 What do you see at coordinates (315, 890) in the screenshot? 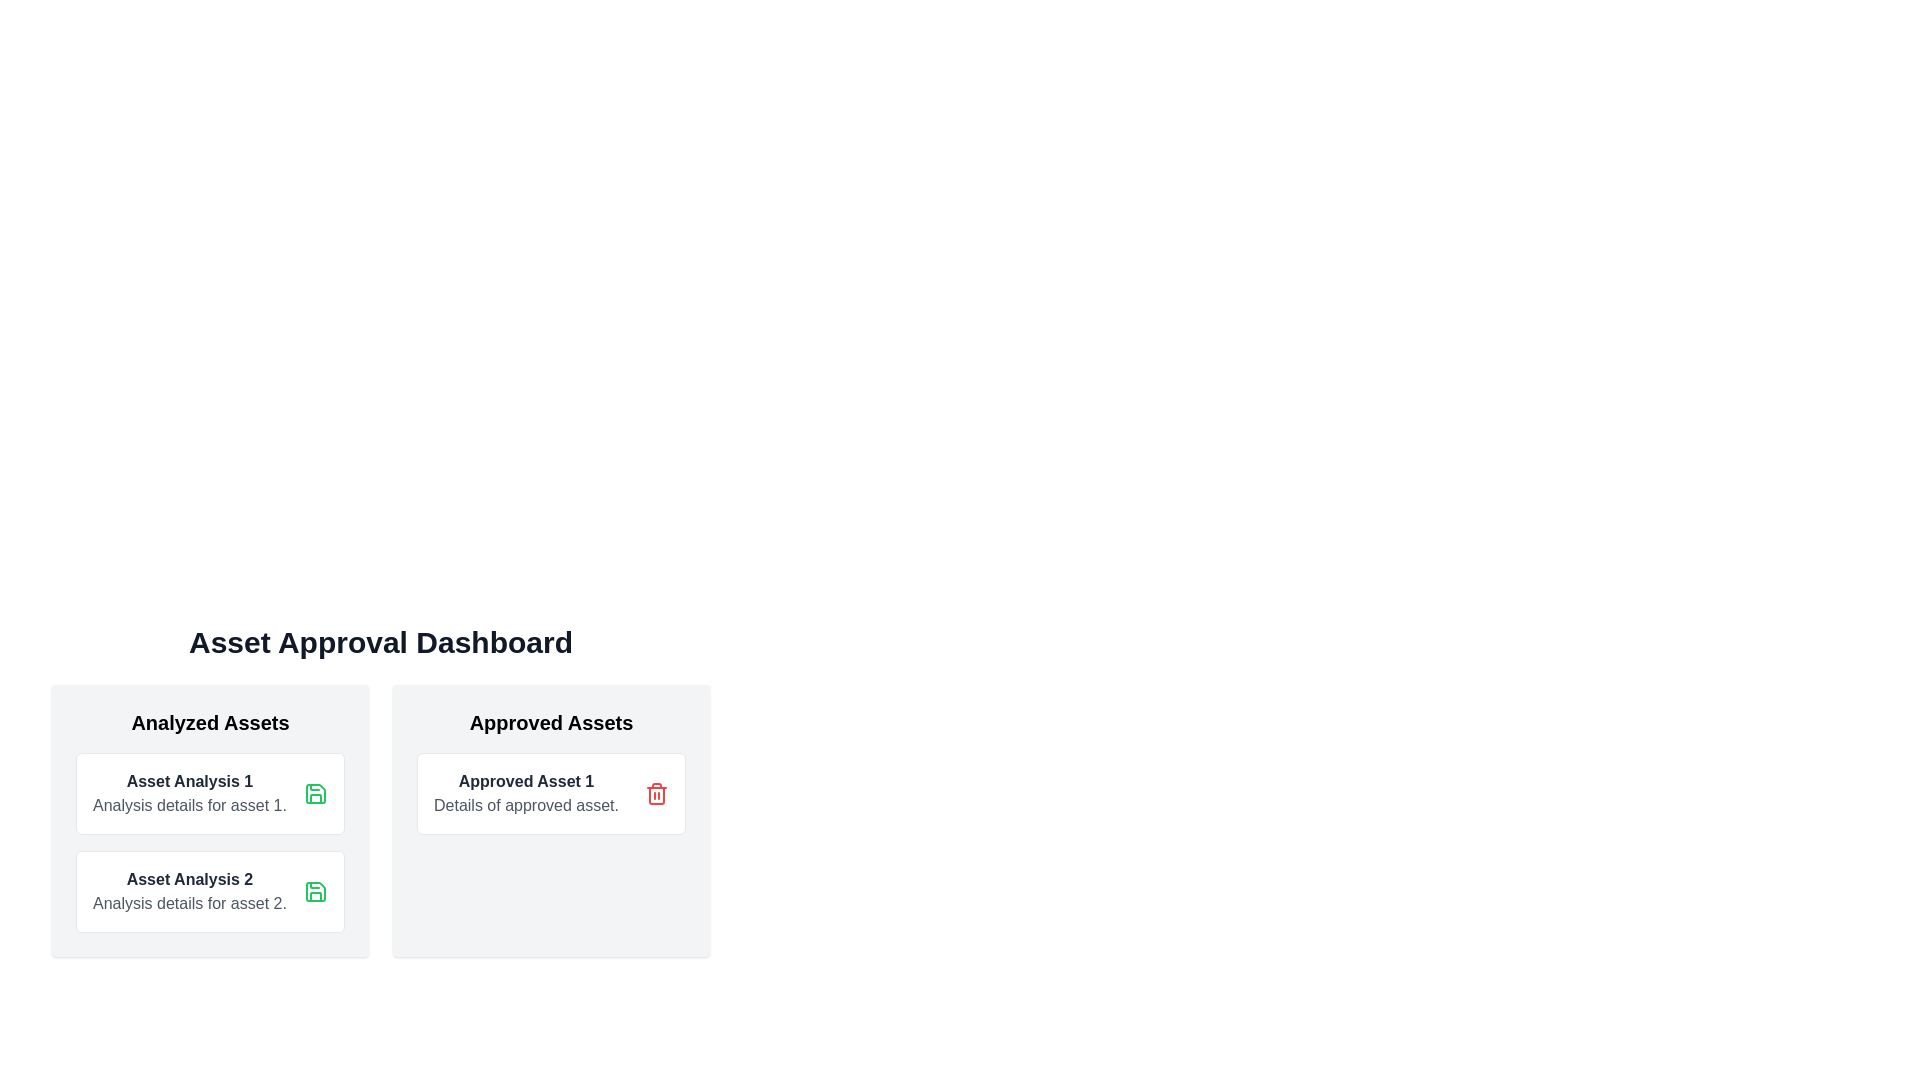
I see `the distinctive green icon button located on the right side of the 'Asset Analysis 2' section` at bounding box center [315, 890].